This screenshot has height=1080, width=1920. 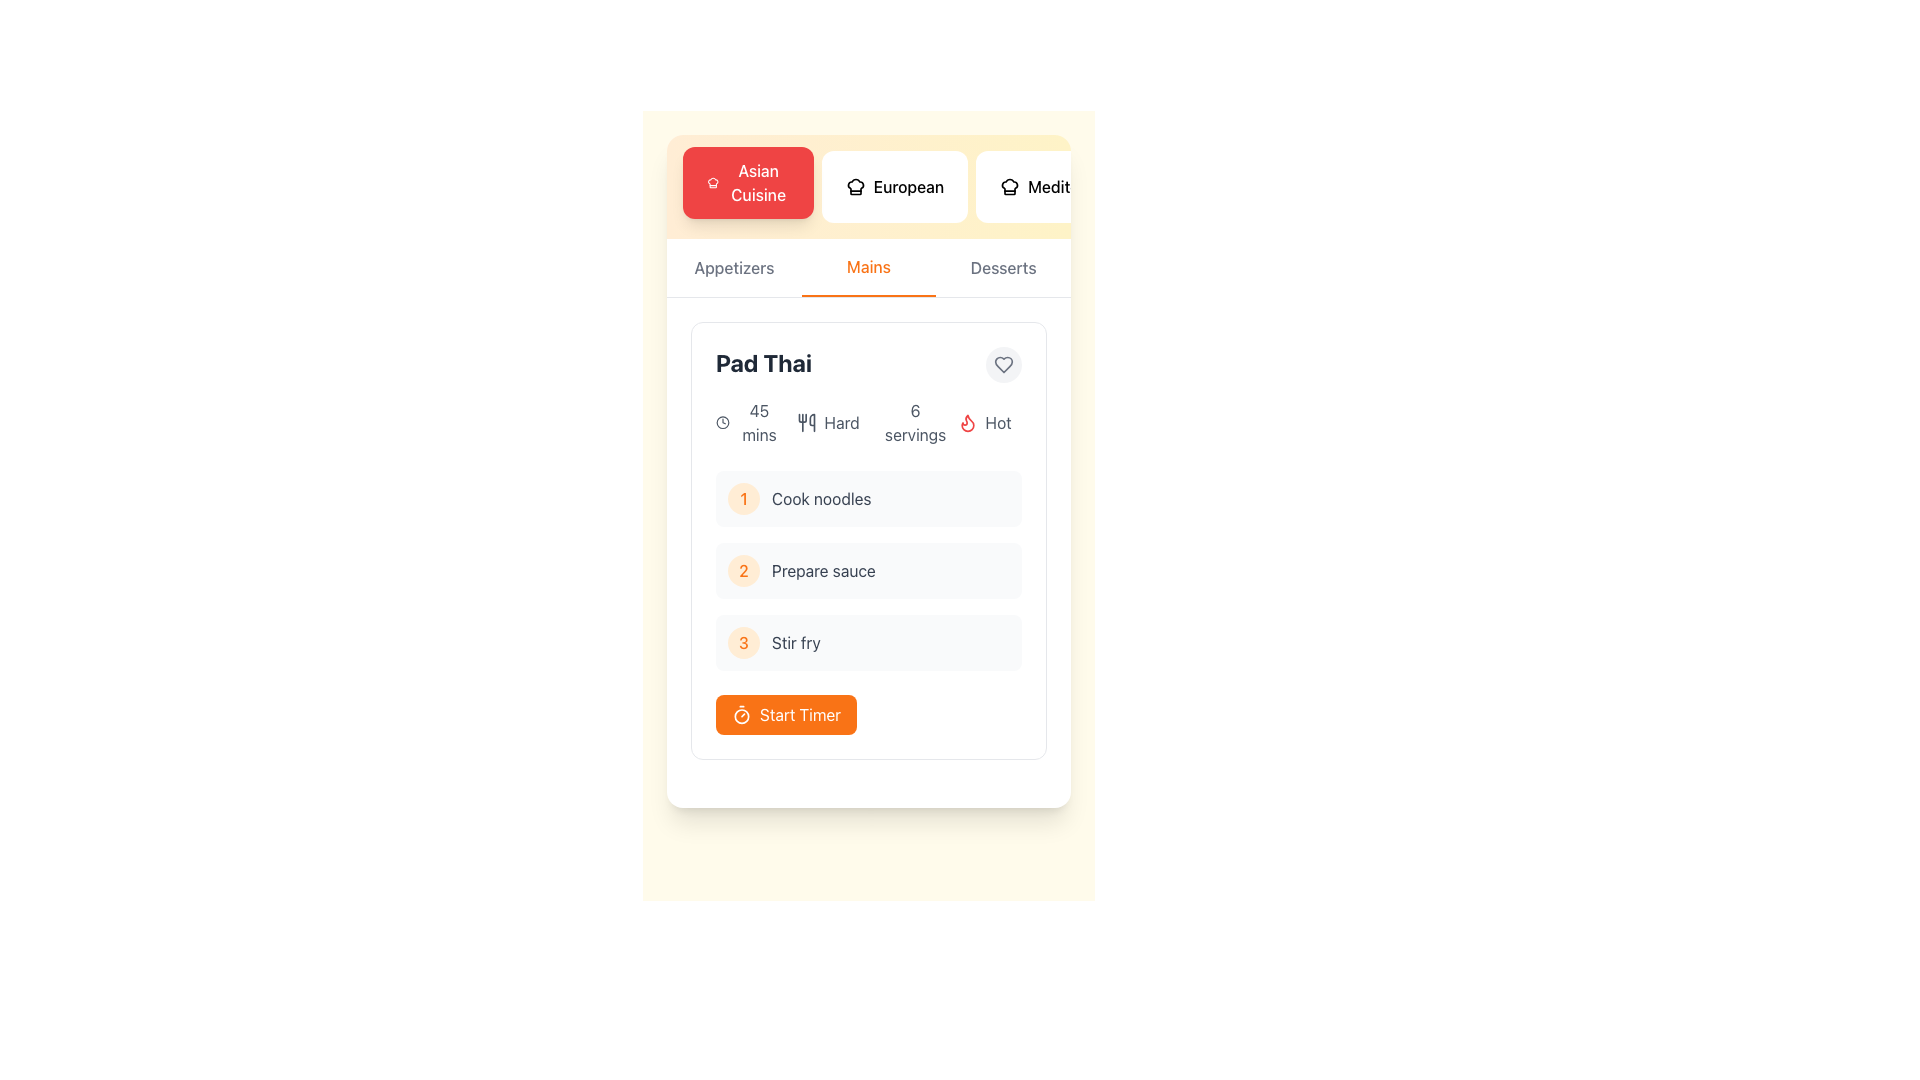 I want to click on the first Task item, so click(x=868, y=497).